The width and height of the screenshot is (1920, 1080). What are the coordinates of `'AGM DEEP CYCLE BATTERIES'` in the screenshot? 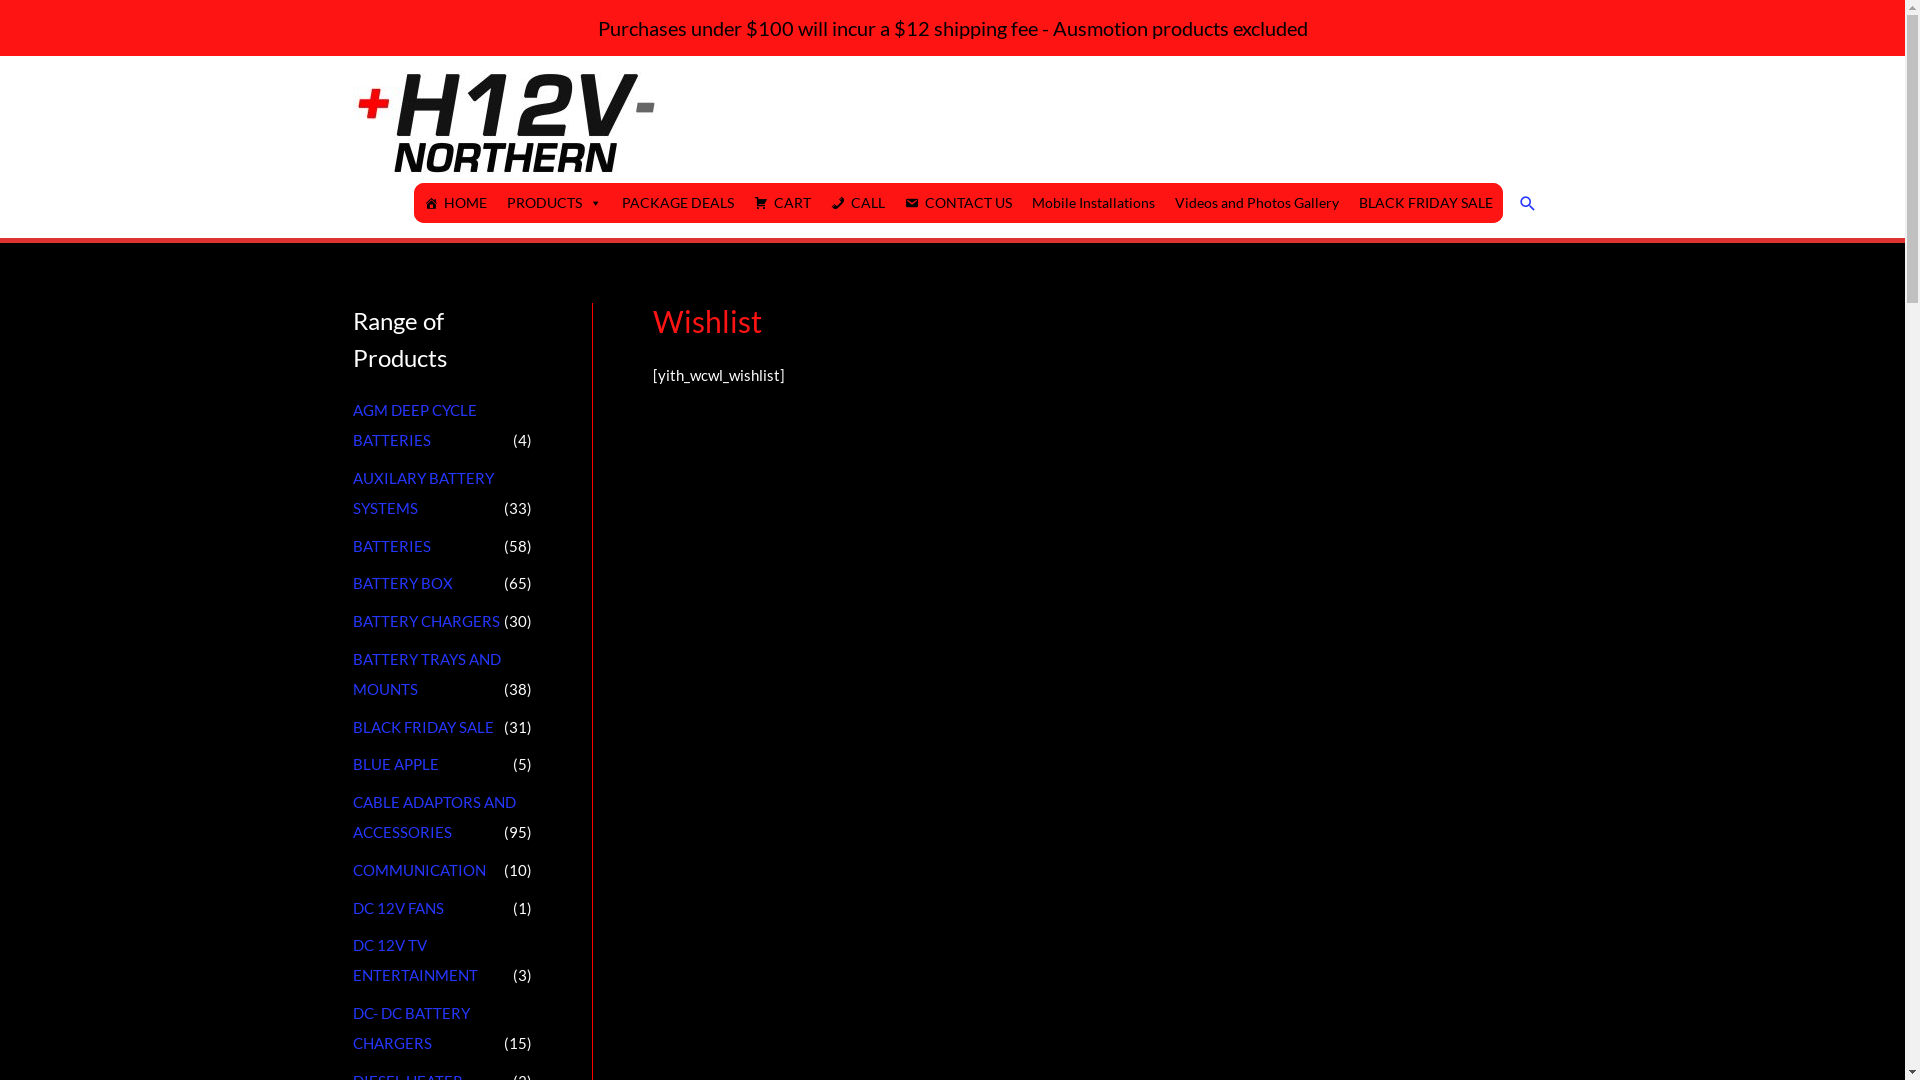 It's located at (412, 423).